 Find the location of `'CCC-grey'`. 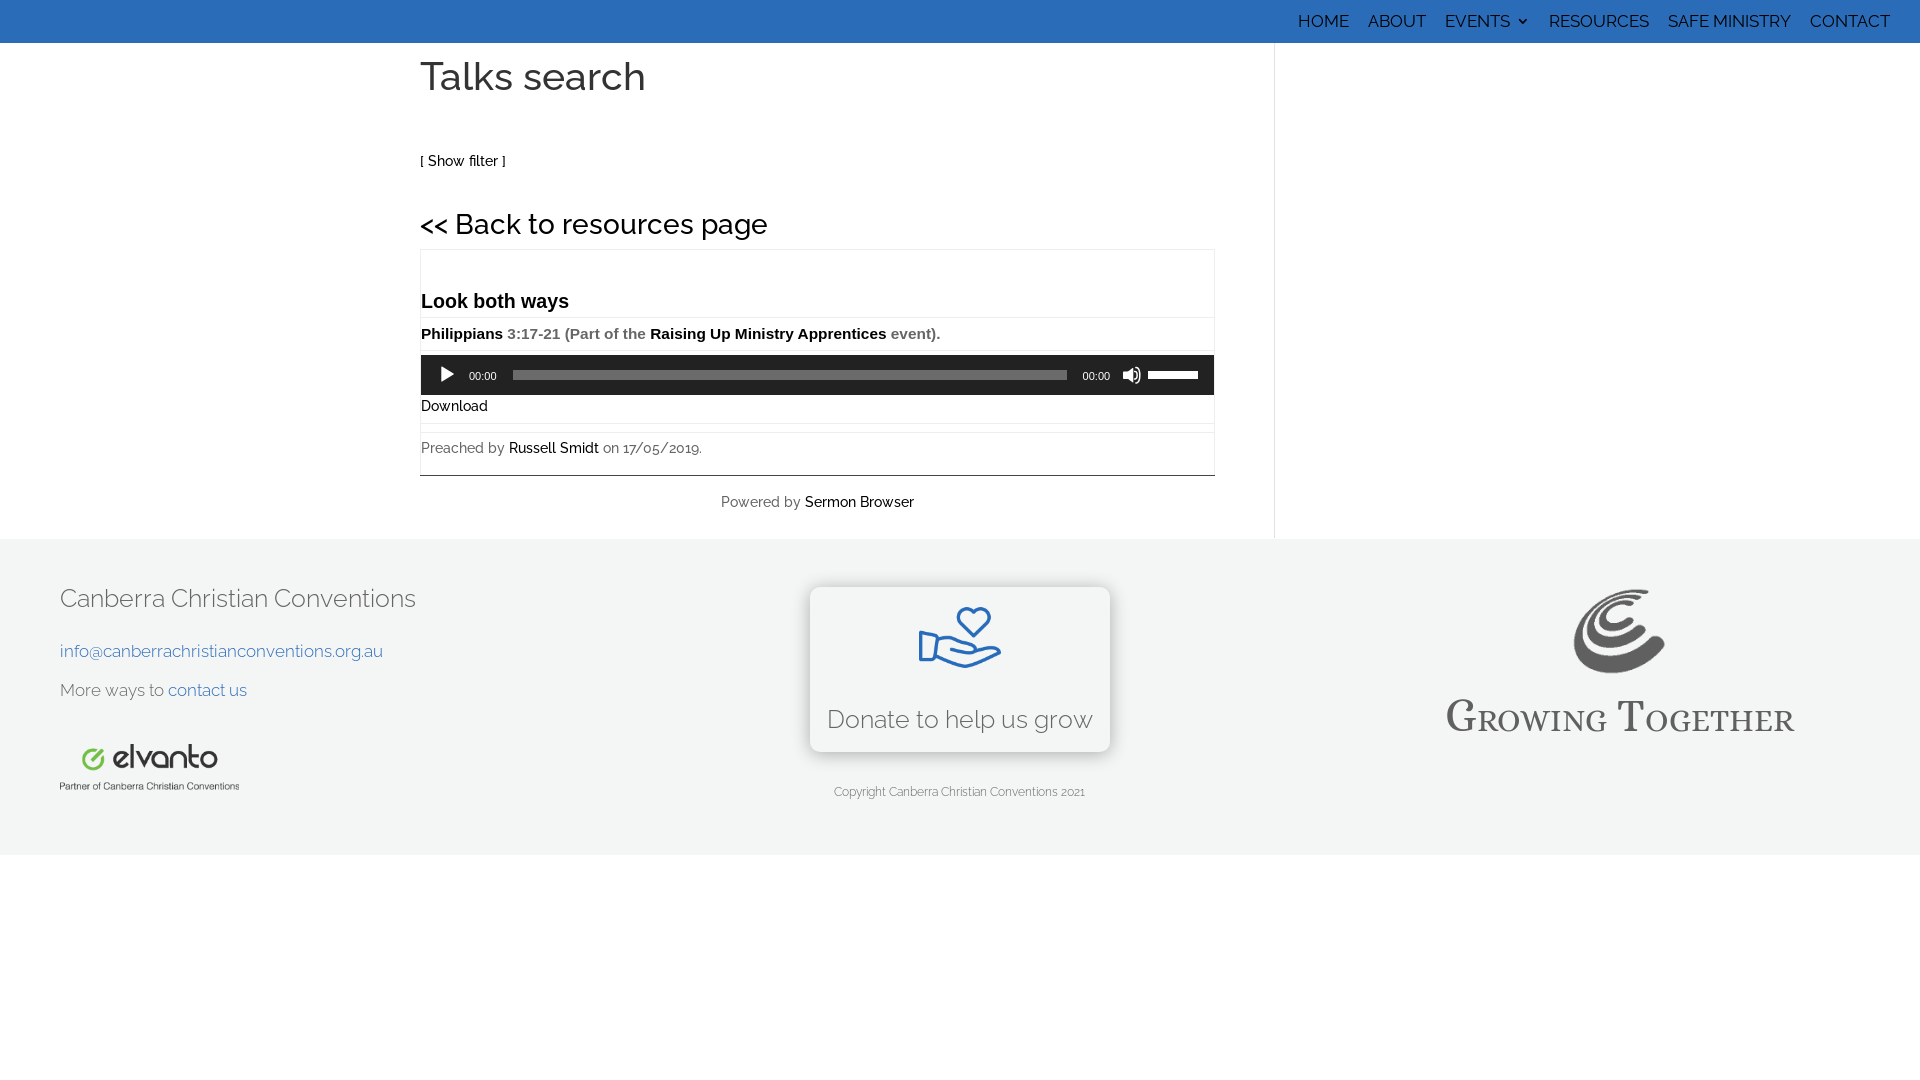

'CCC-grey' is located at coordinates (1618, 631).